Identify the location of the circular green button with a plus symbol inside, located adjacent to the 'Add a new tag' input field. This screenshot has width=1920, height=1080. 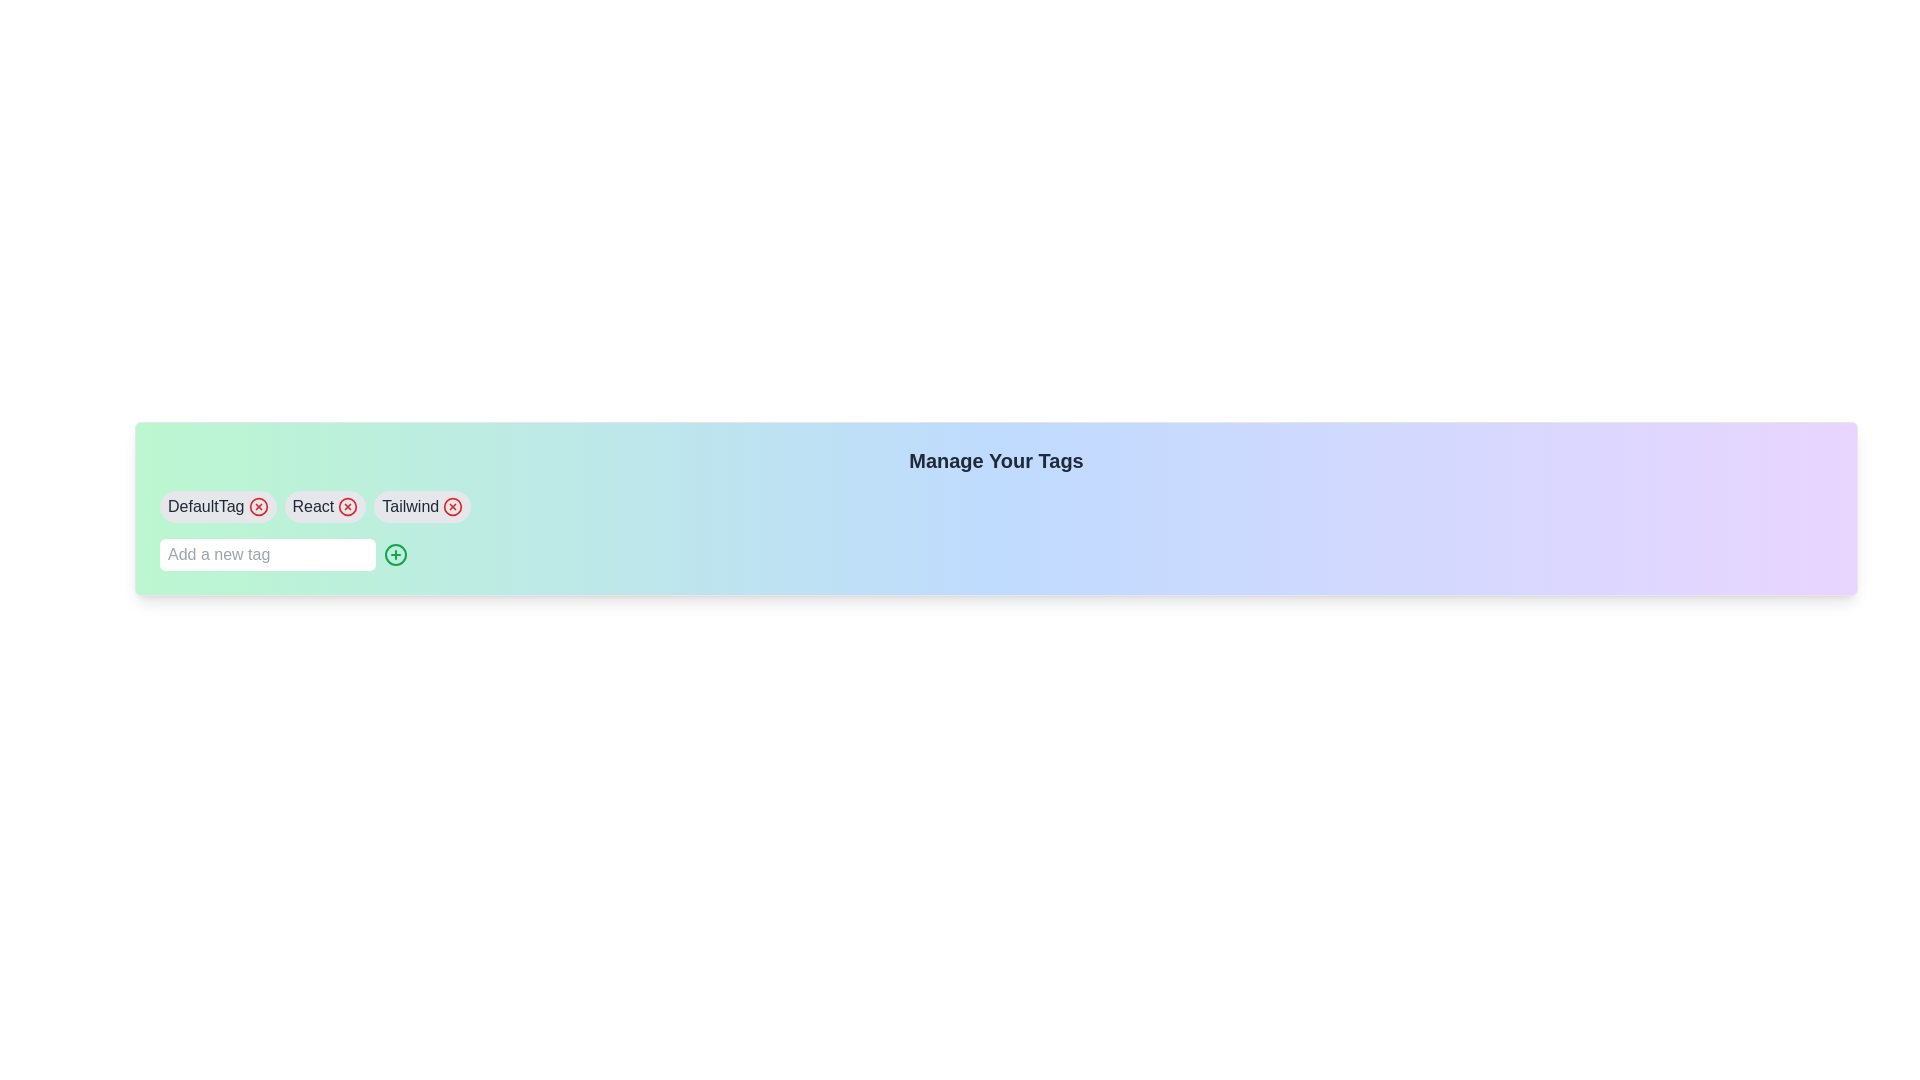
(395, 555).